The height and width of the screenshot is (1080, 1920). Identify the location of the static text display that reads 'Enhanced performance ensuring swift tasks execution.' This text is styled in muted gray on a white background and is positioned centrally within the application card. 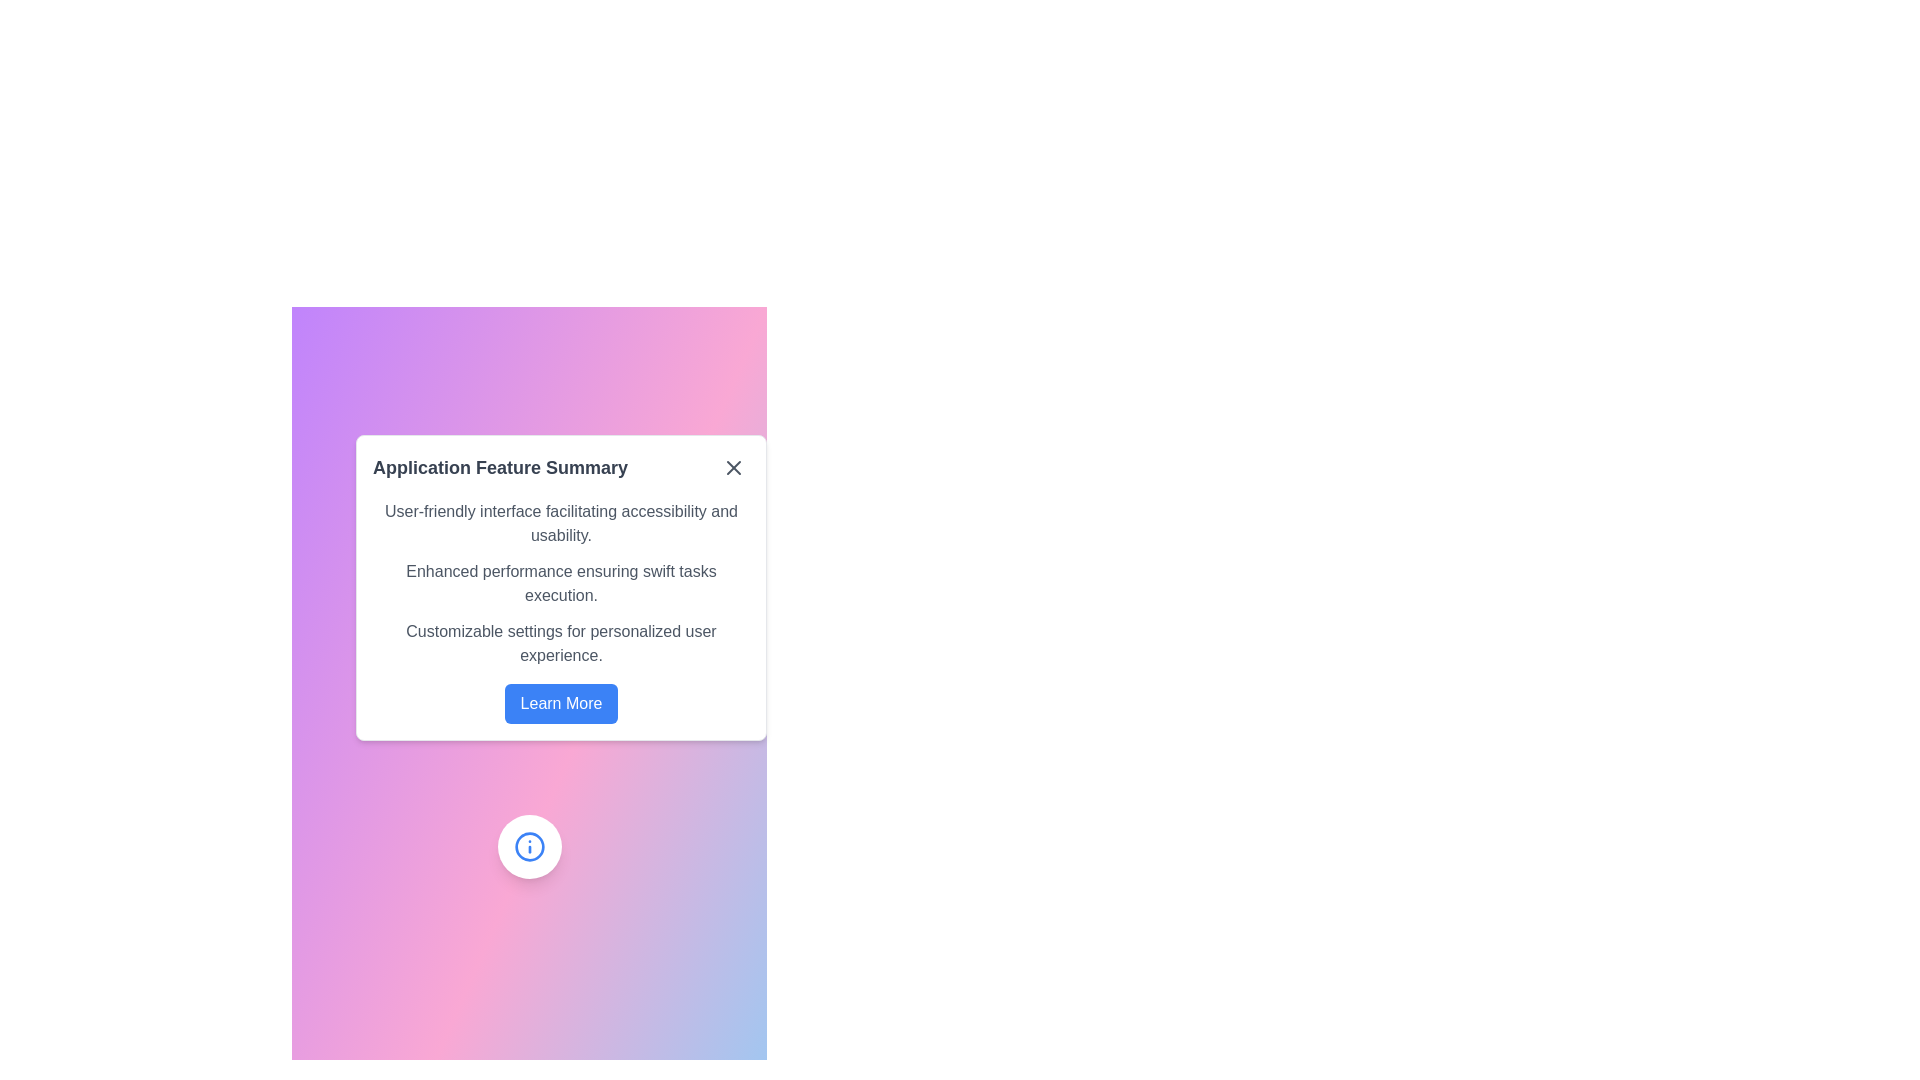
(560, 583).